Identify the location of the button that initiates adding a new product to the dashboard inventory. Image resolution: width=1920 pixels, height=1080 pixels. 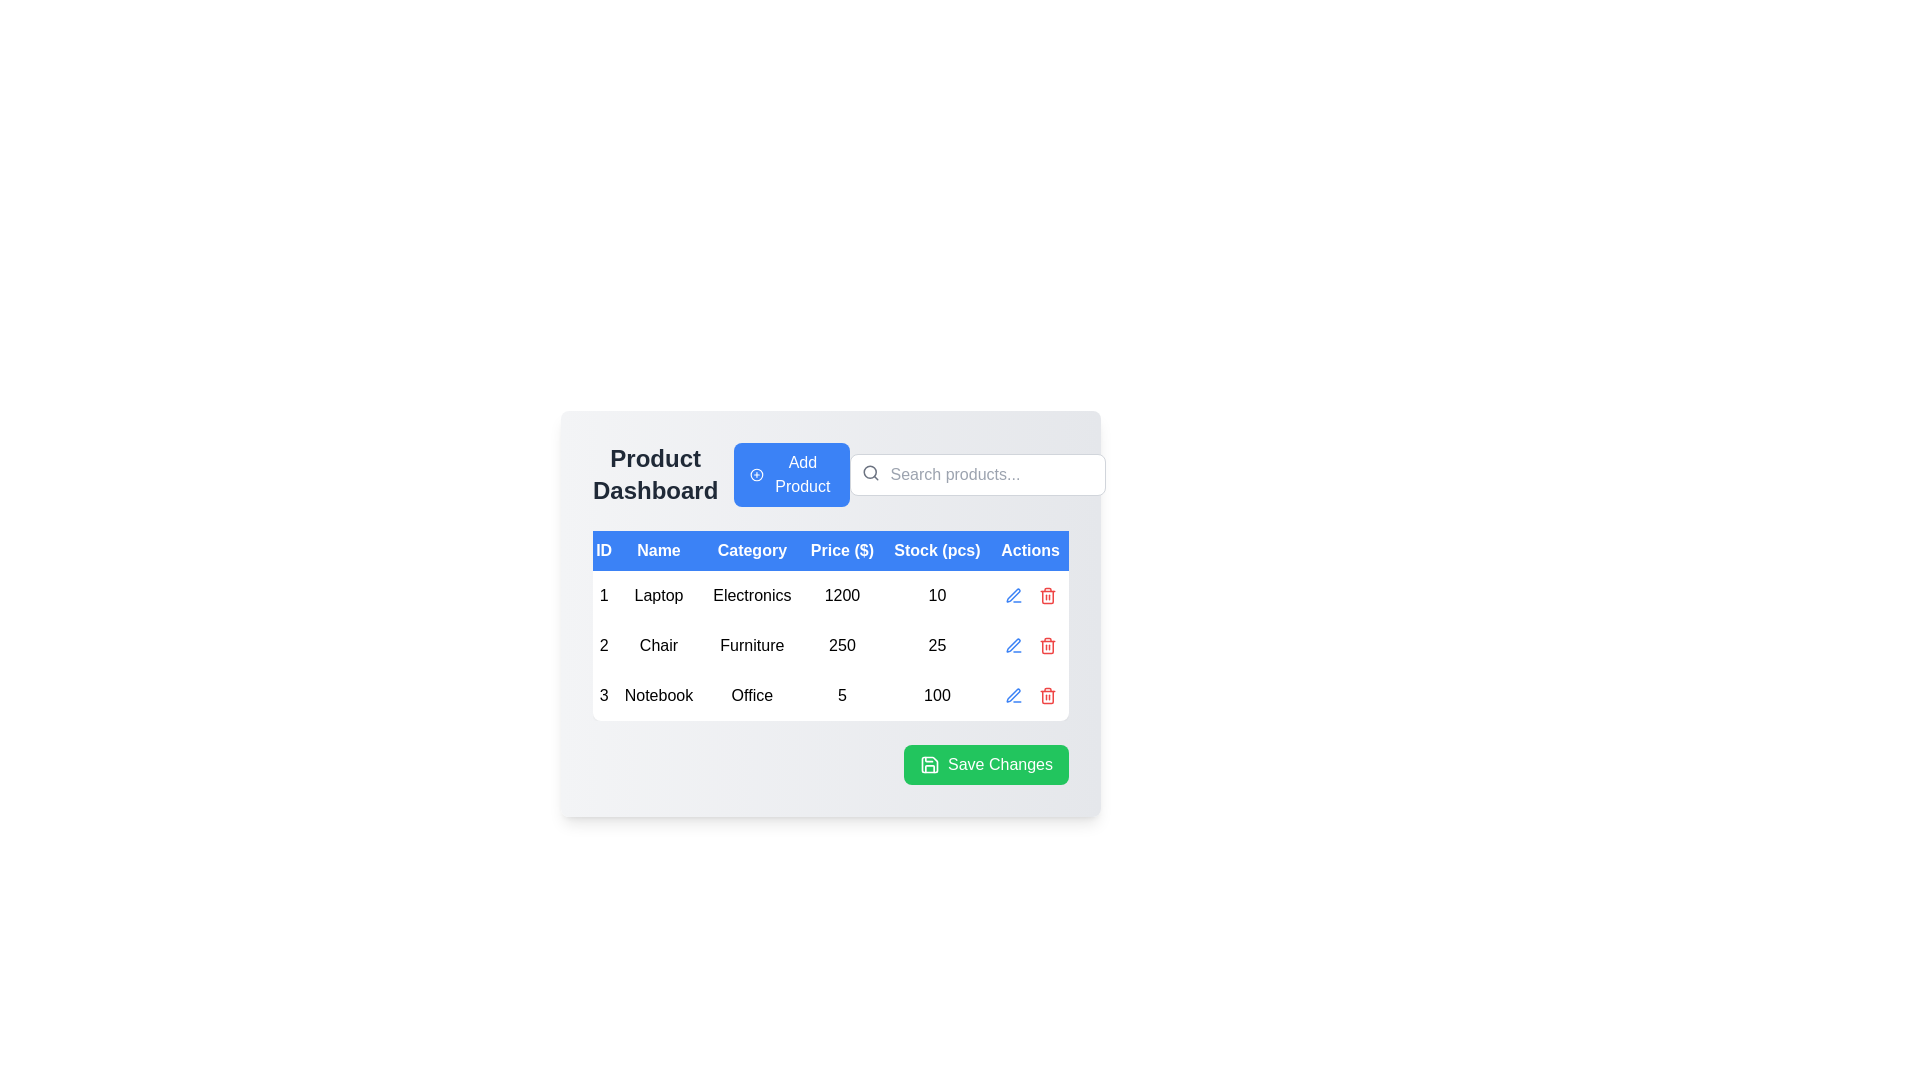
(830, 474).